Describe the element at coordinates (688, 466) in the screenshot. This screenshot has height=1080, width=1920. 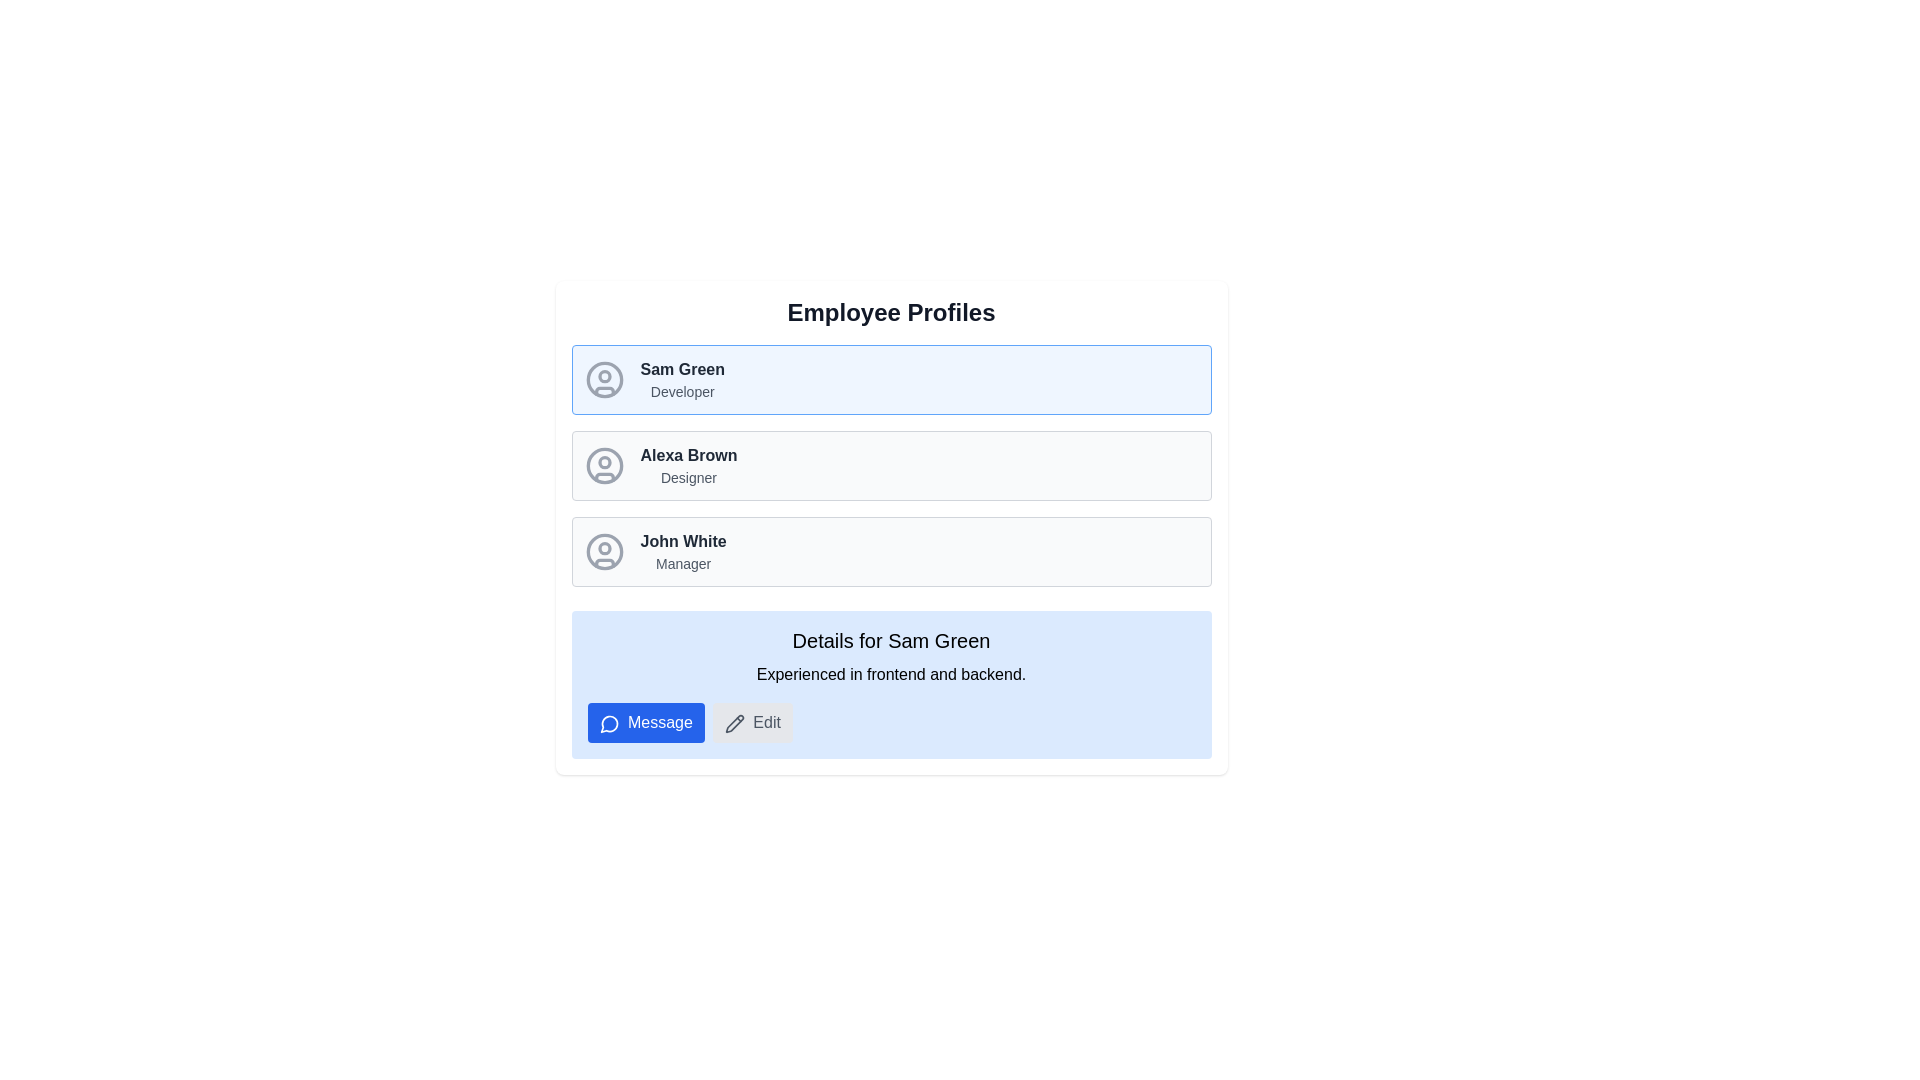
I see `the text block element that conveys the identity and role of 'Alexa Brown' in the employee profiles section, which is the second profile item in the list` at that location.